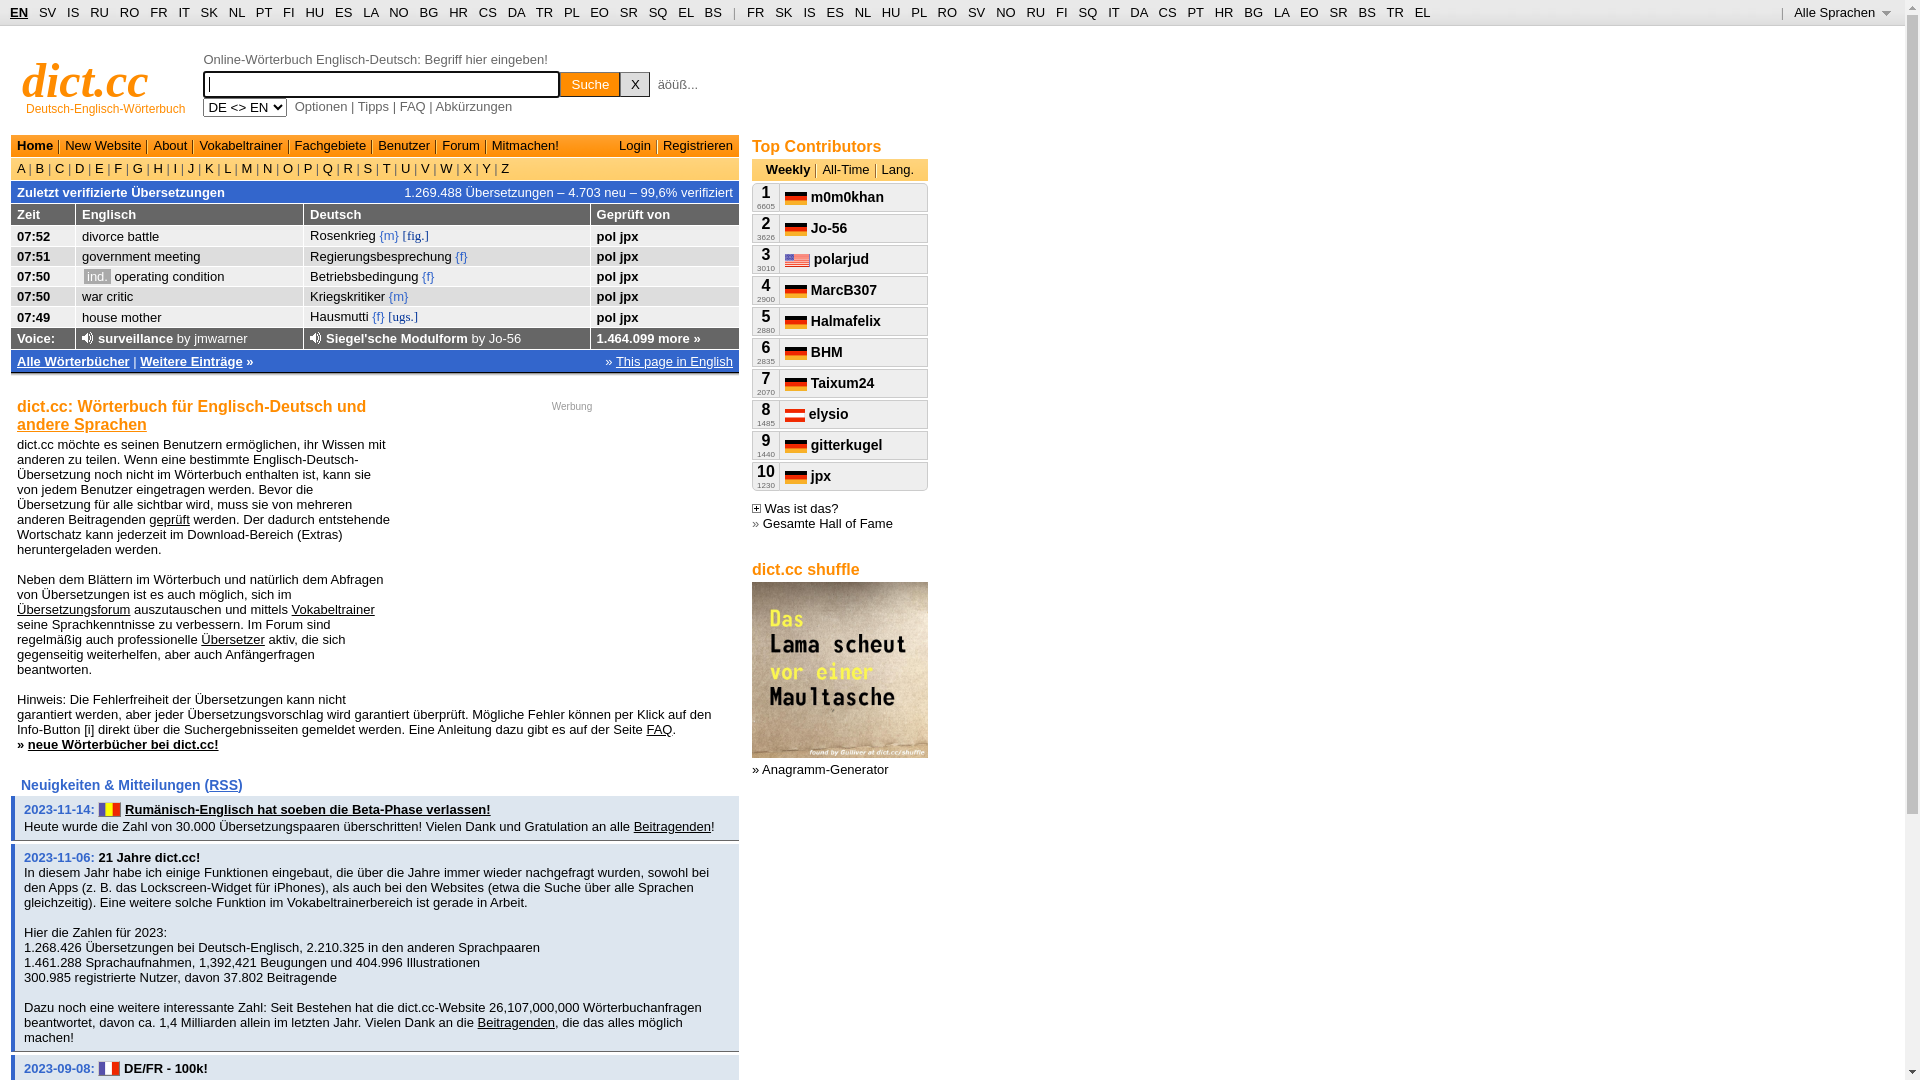 This screenshot has width=1920, height=1080. I want to click on 'jpx', so click(628, 316).